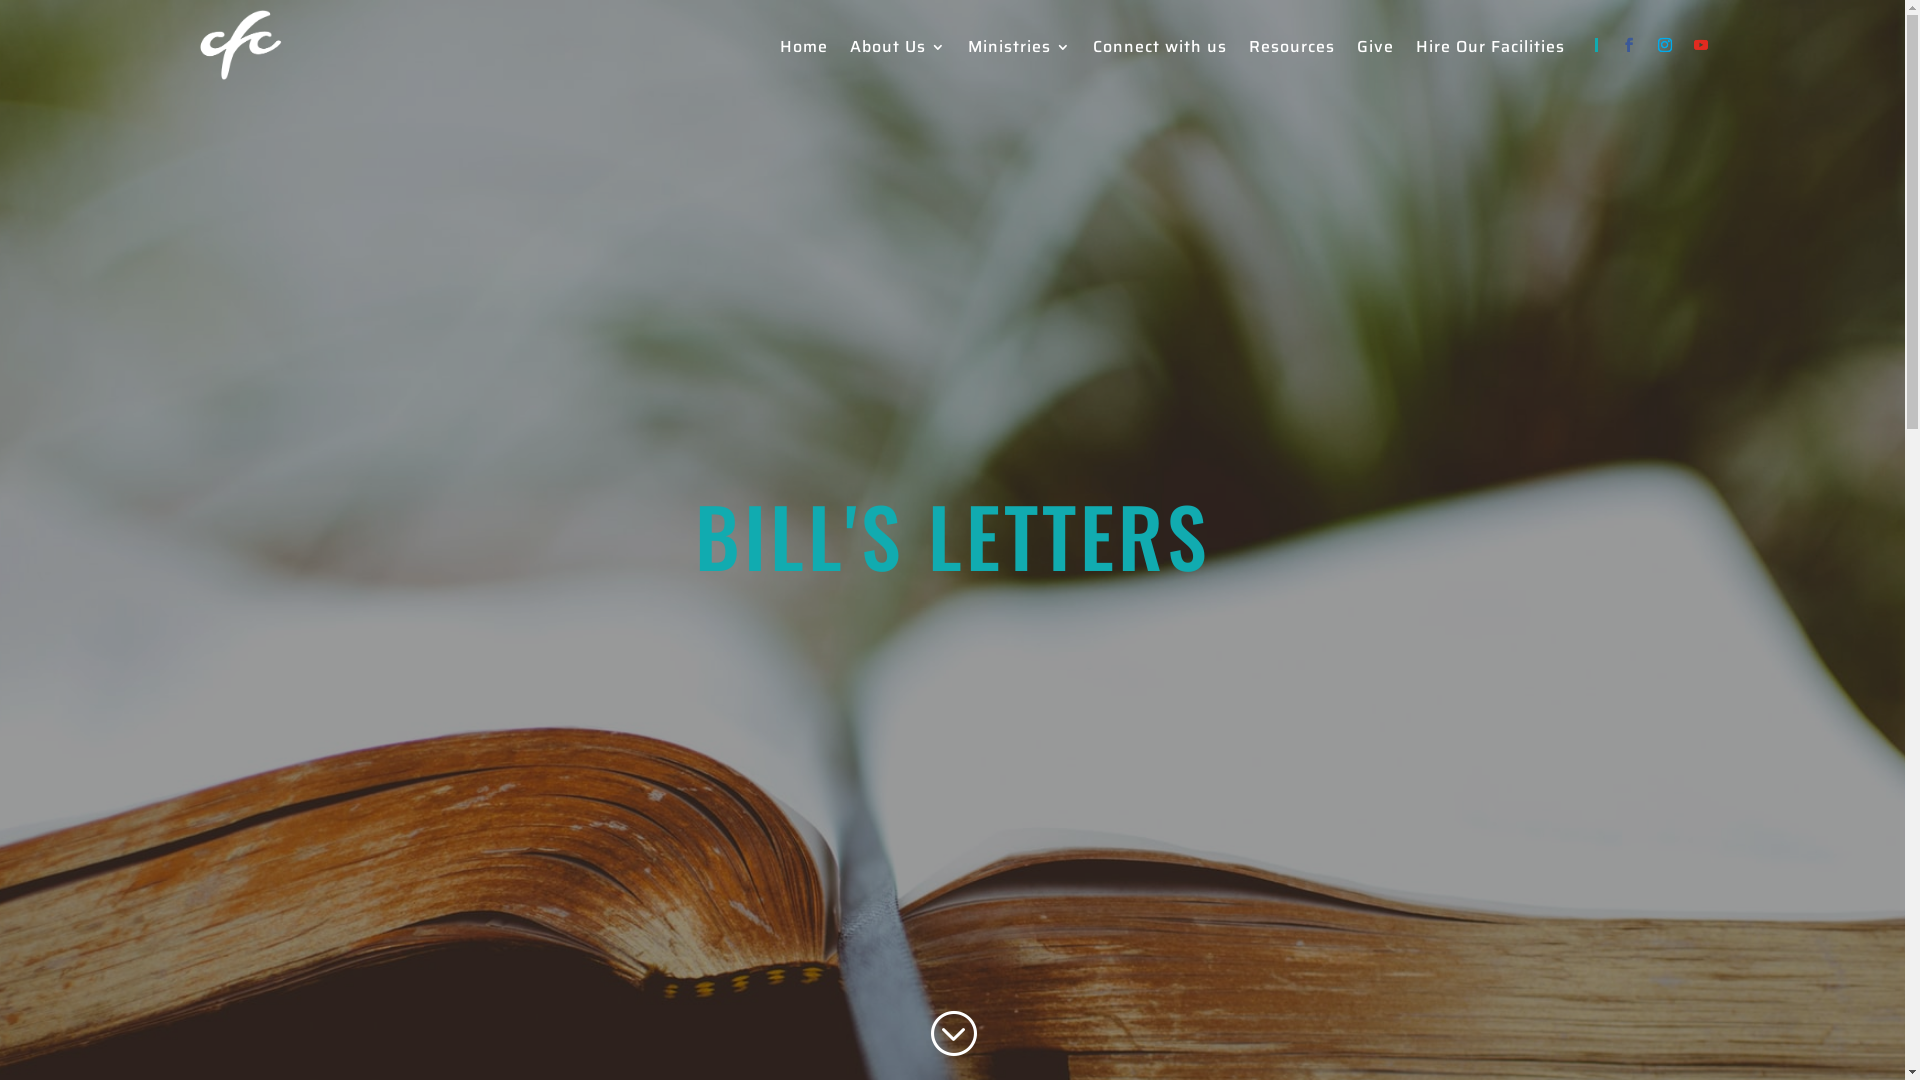  What do you see at coordinates (1490, 49) in the screenshot?
I see `'Hire Our Facilities'` at bounding box center [1490, 49].